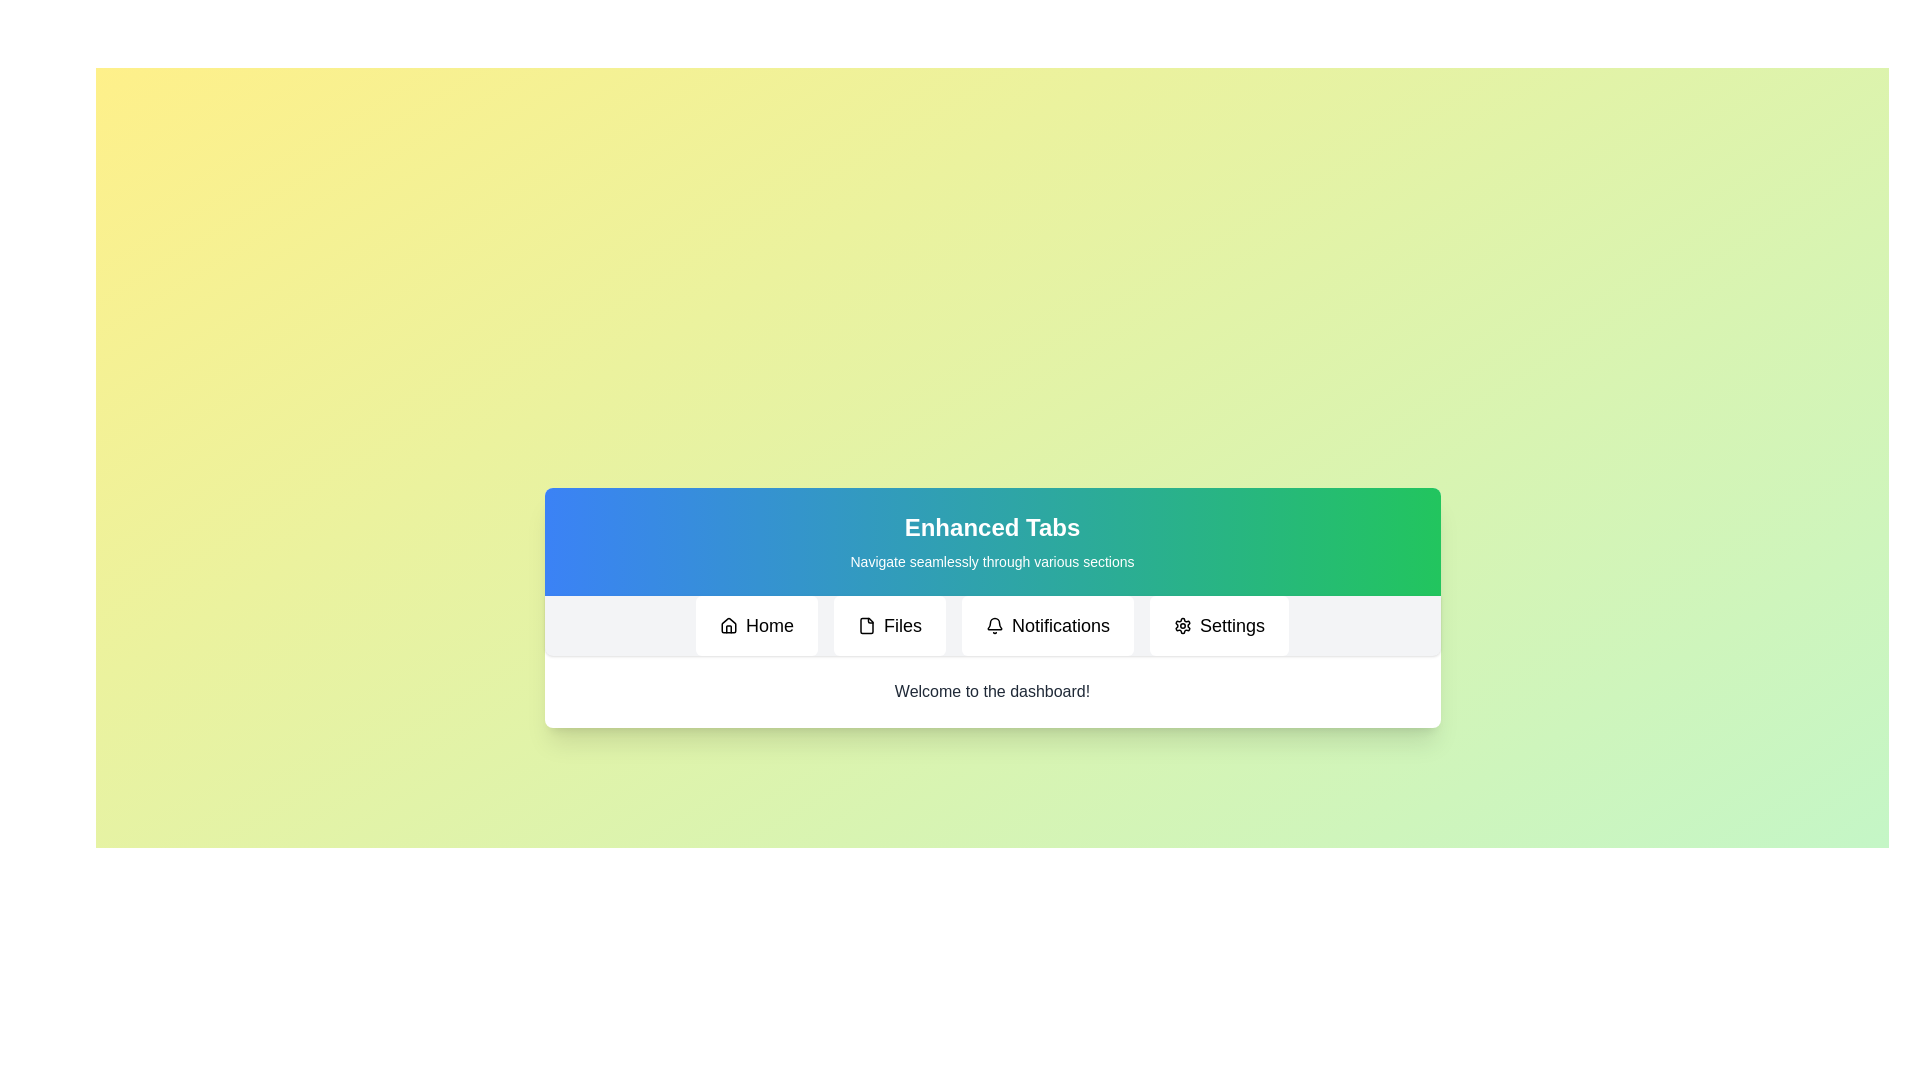 The image size is (1920, 1080). I want to click on the gear-shaped icon associated with settings located in the rightmost side of the navigation tabs before the 'Settings' label, so click(1183, 624).